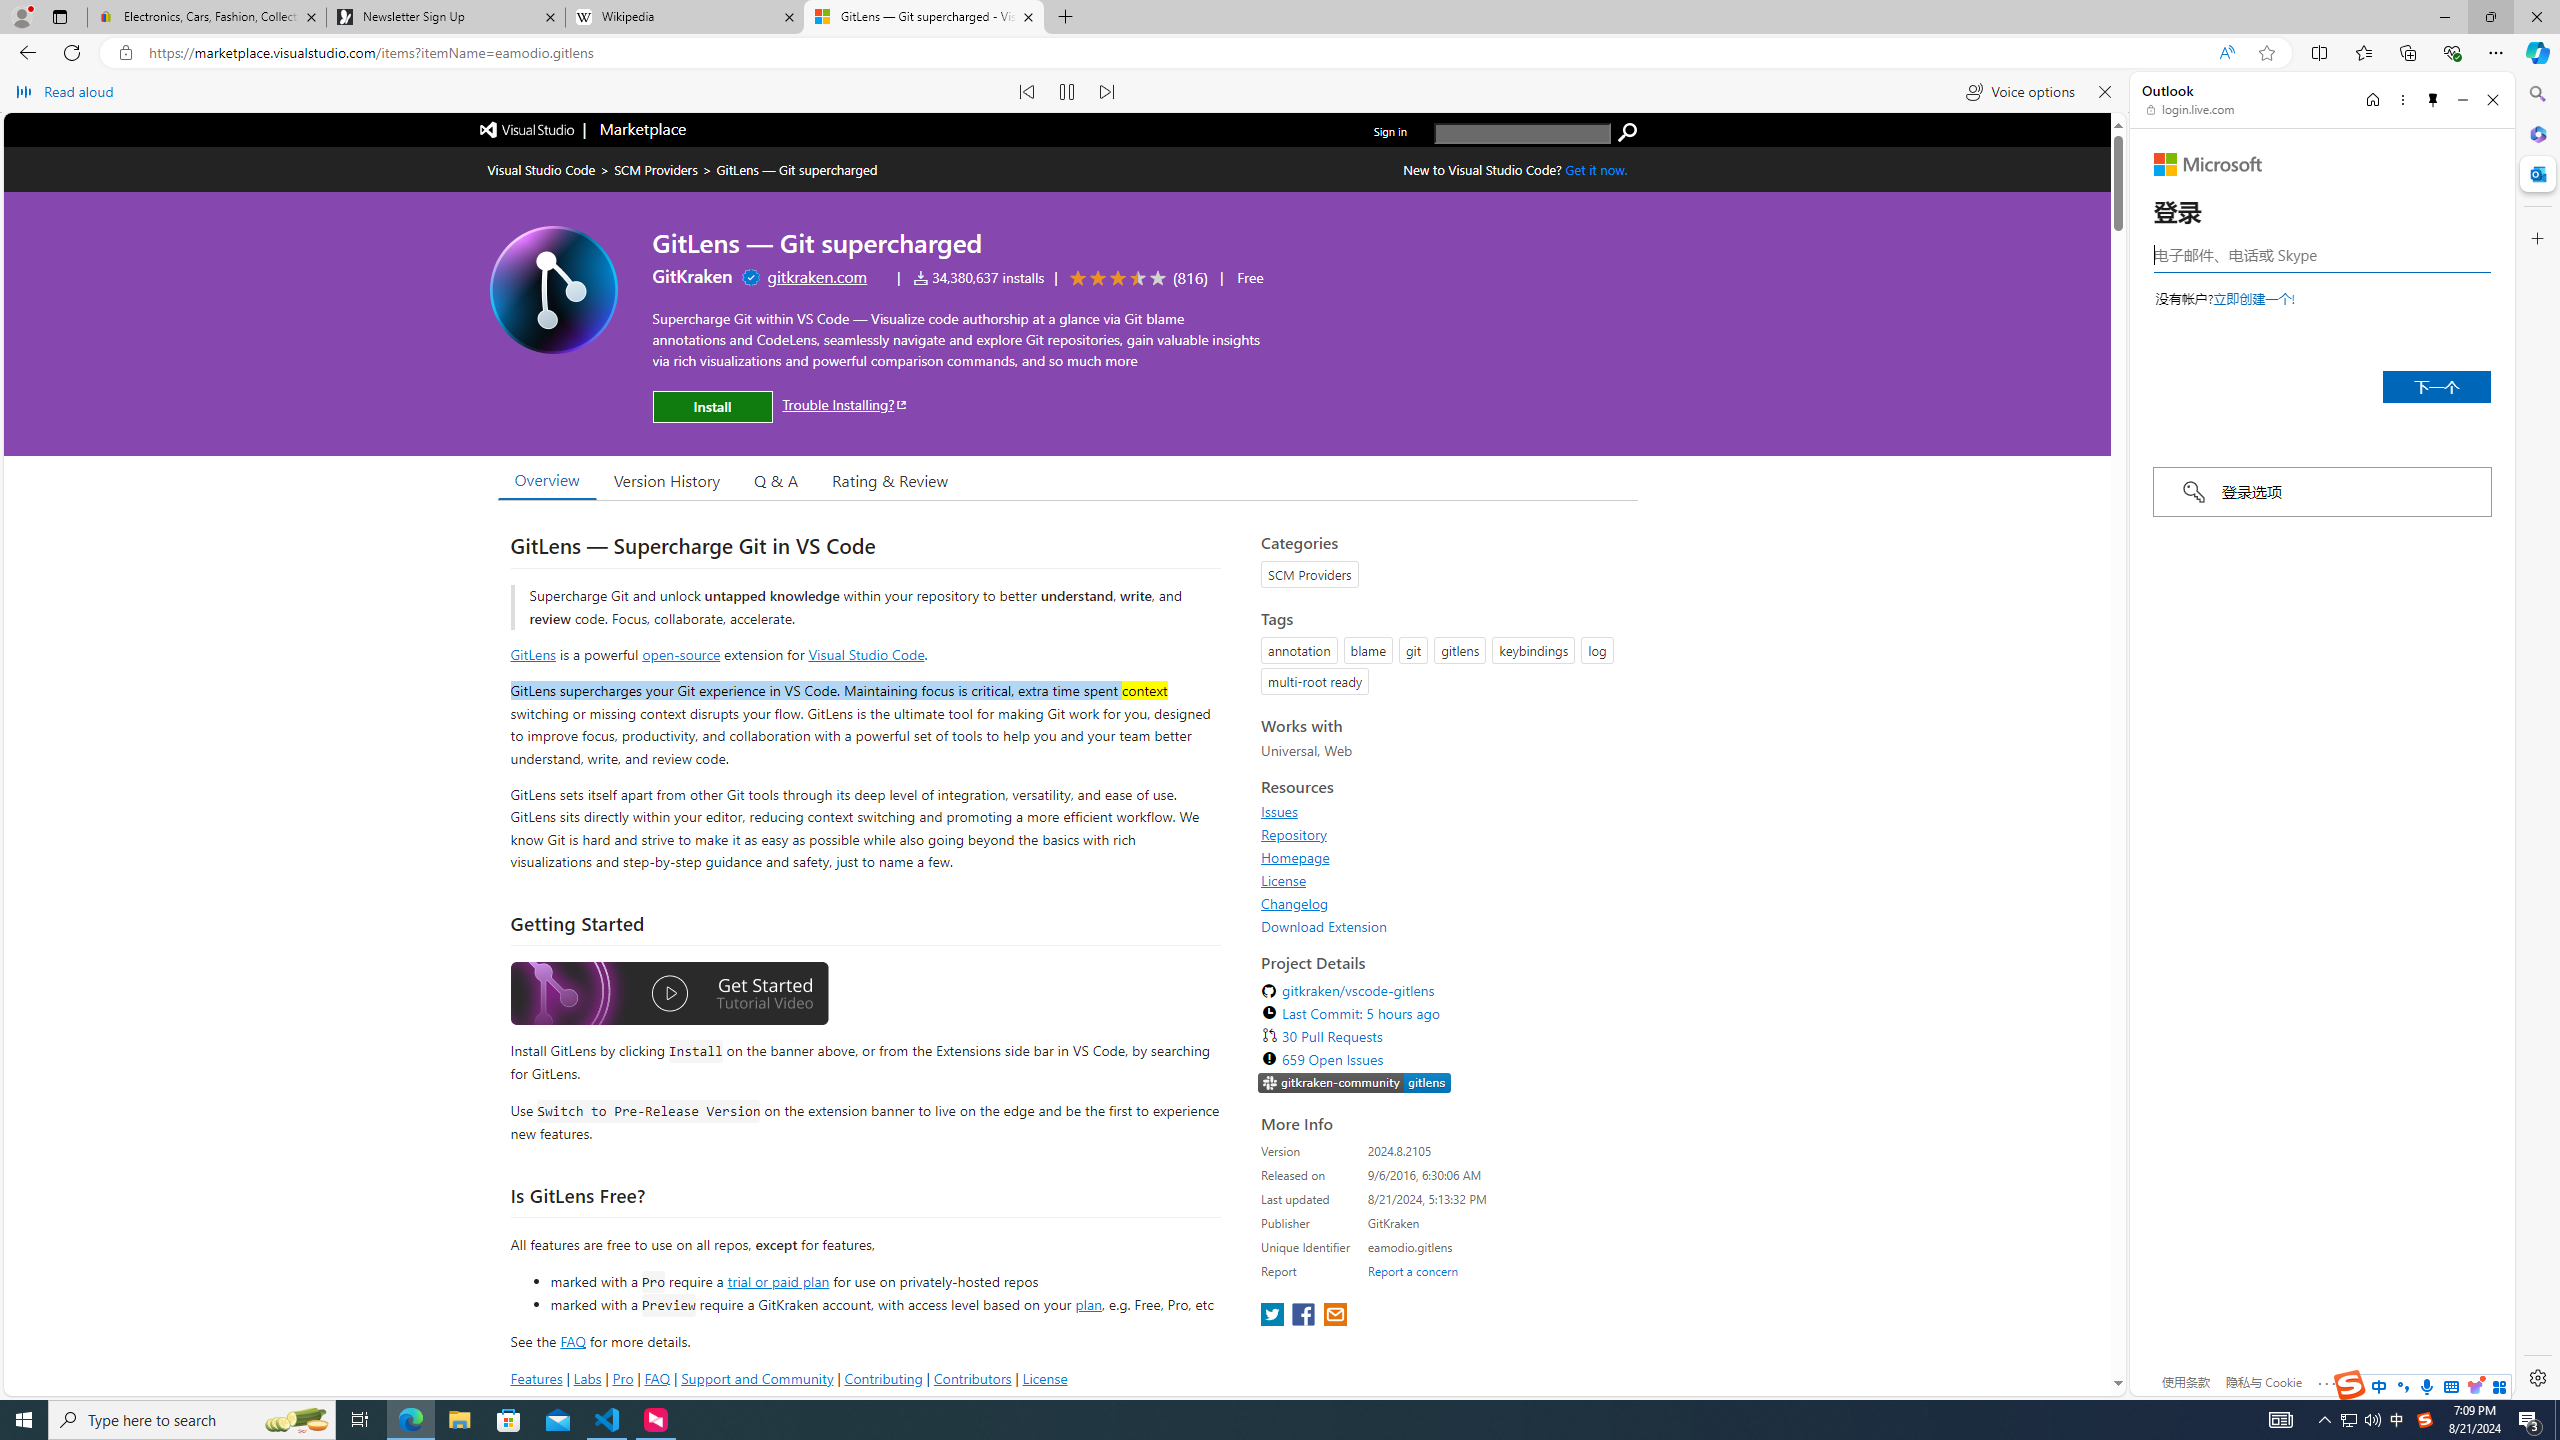 This screenshot has width=2560, height=1440. Describe the element at coordinates (1304, 1315) in the screenshot. I see `'share extension on facebook'` at that location.